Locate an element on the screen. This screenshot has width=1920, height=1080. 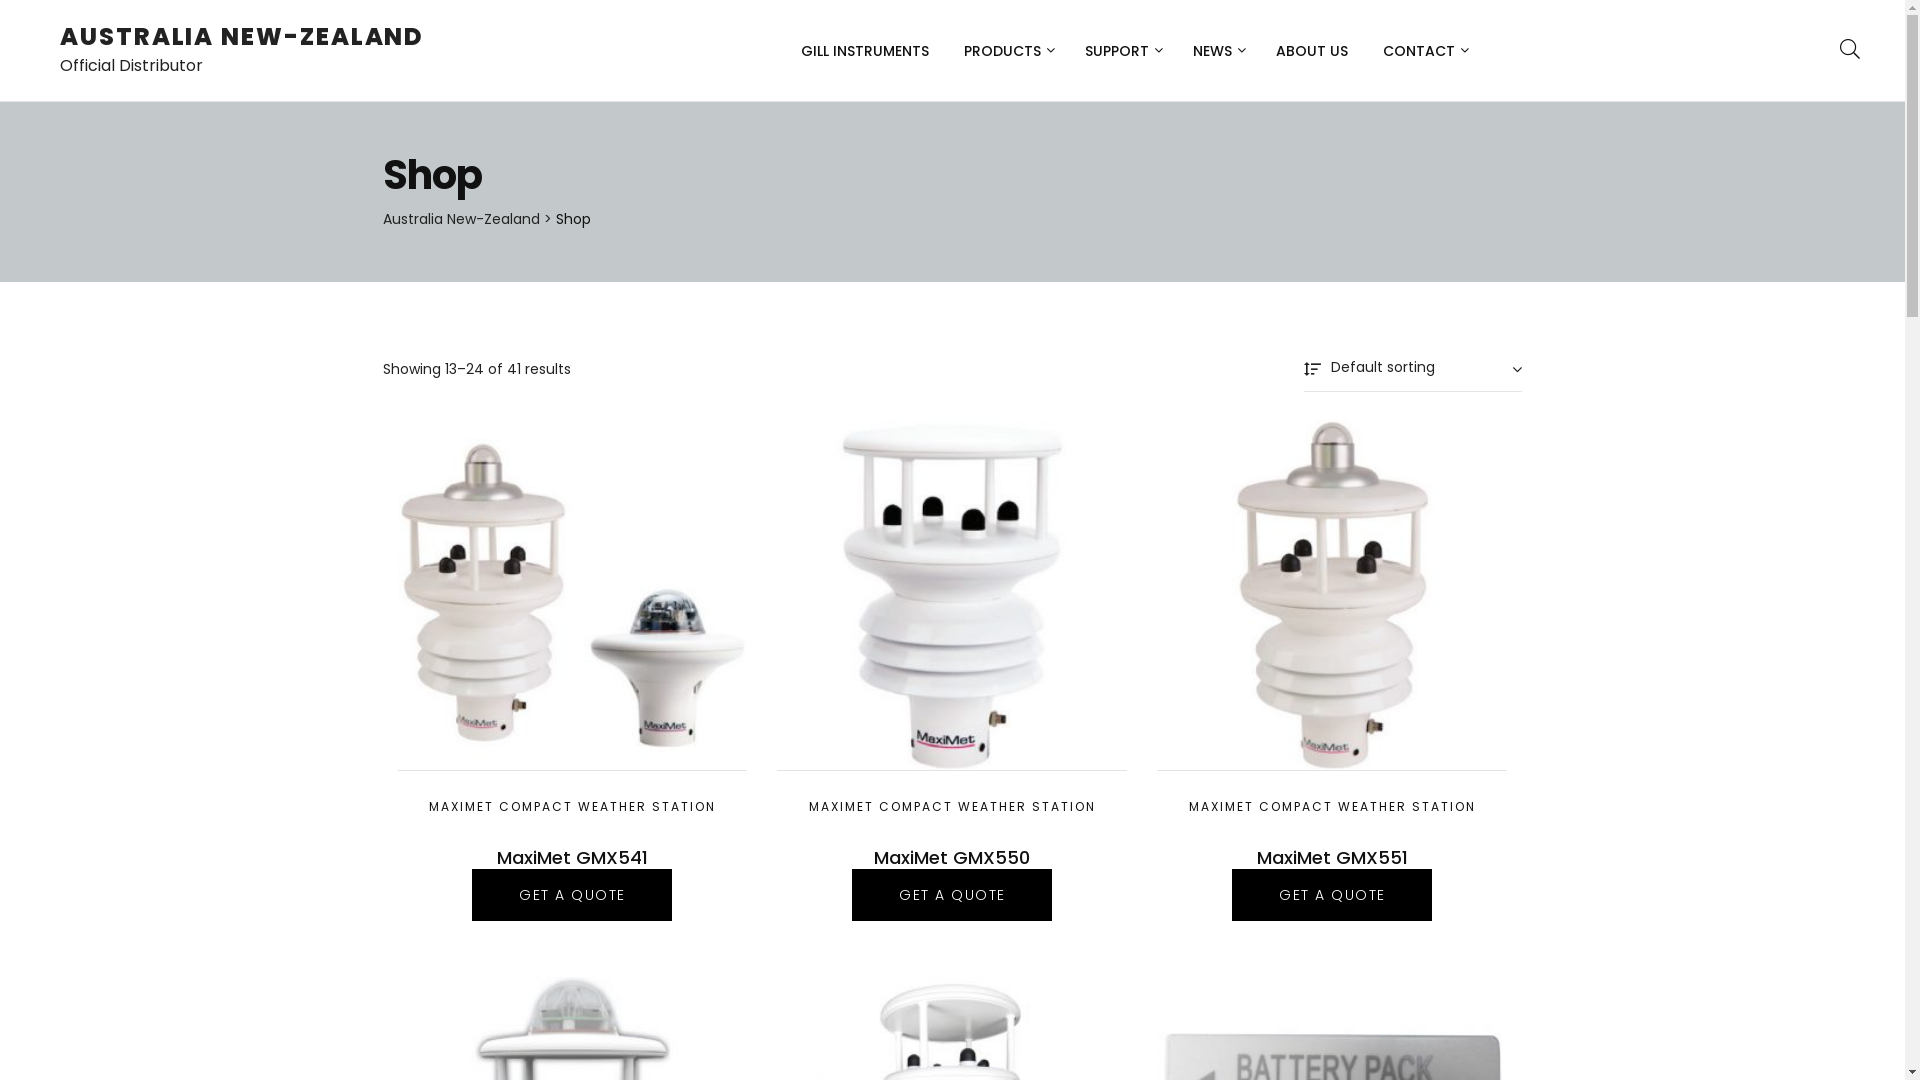
'MaxiMet GMX541' is located at coordinates (571, 856).